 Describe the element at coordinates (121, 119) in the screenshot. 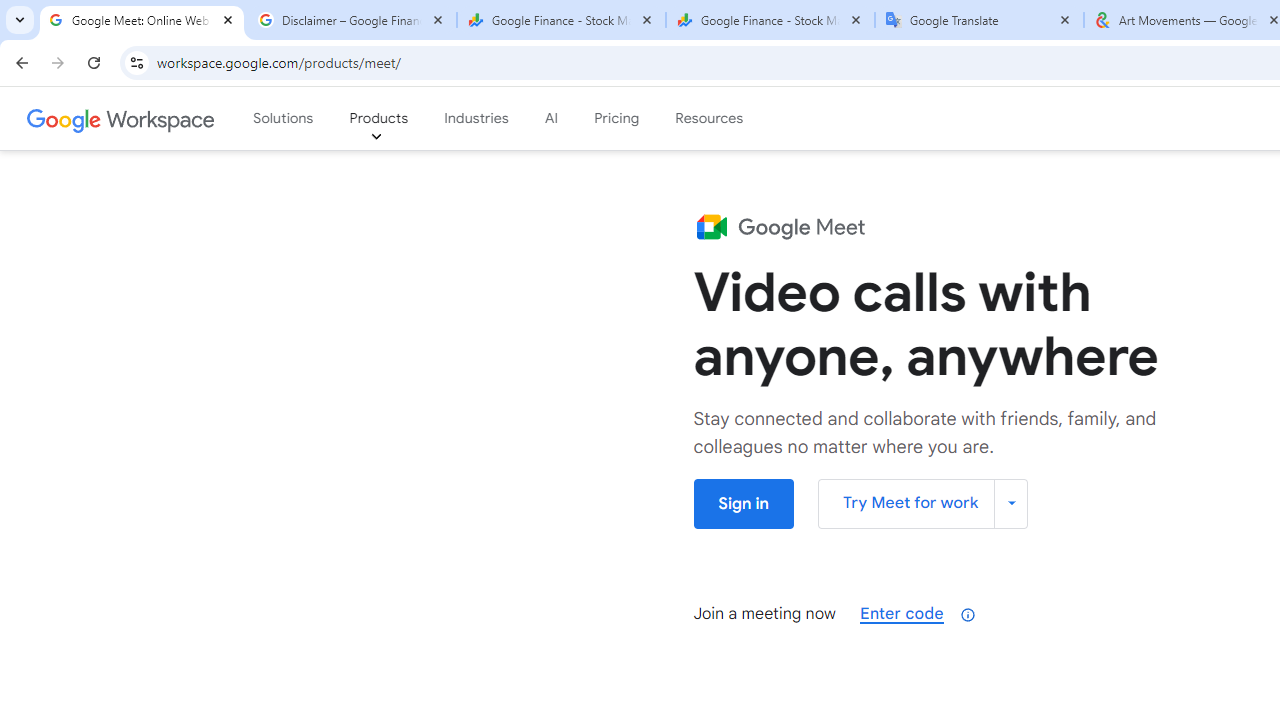

I see `'Google Workspace'` at that location.